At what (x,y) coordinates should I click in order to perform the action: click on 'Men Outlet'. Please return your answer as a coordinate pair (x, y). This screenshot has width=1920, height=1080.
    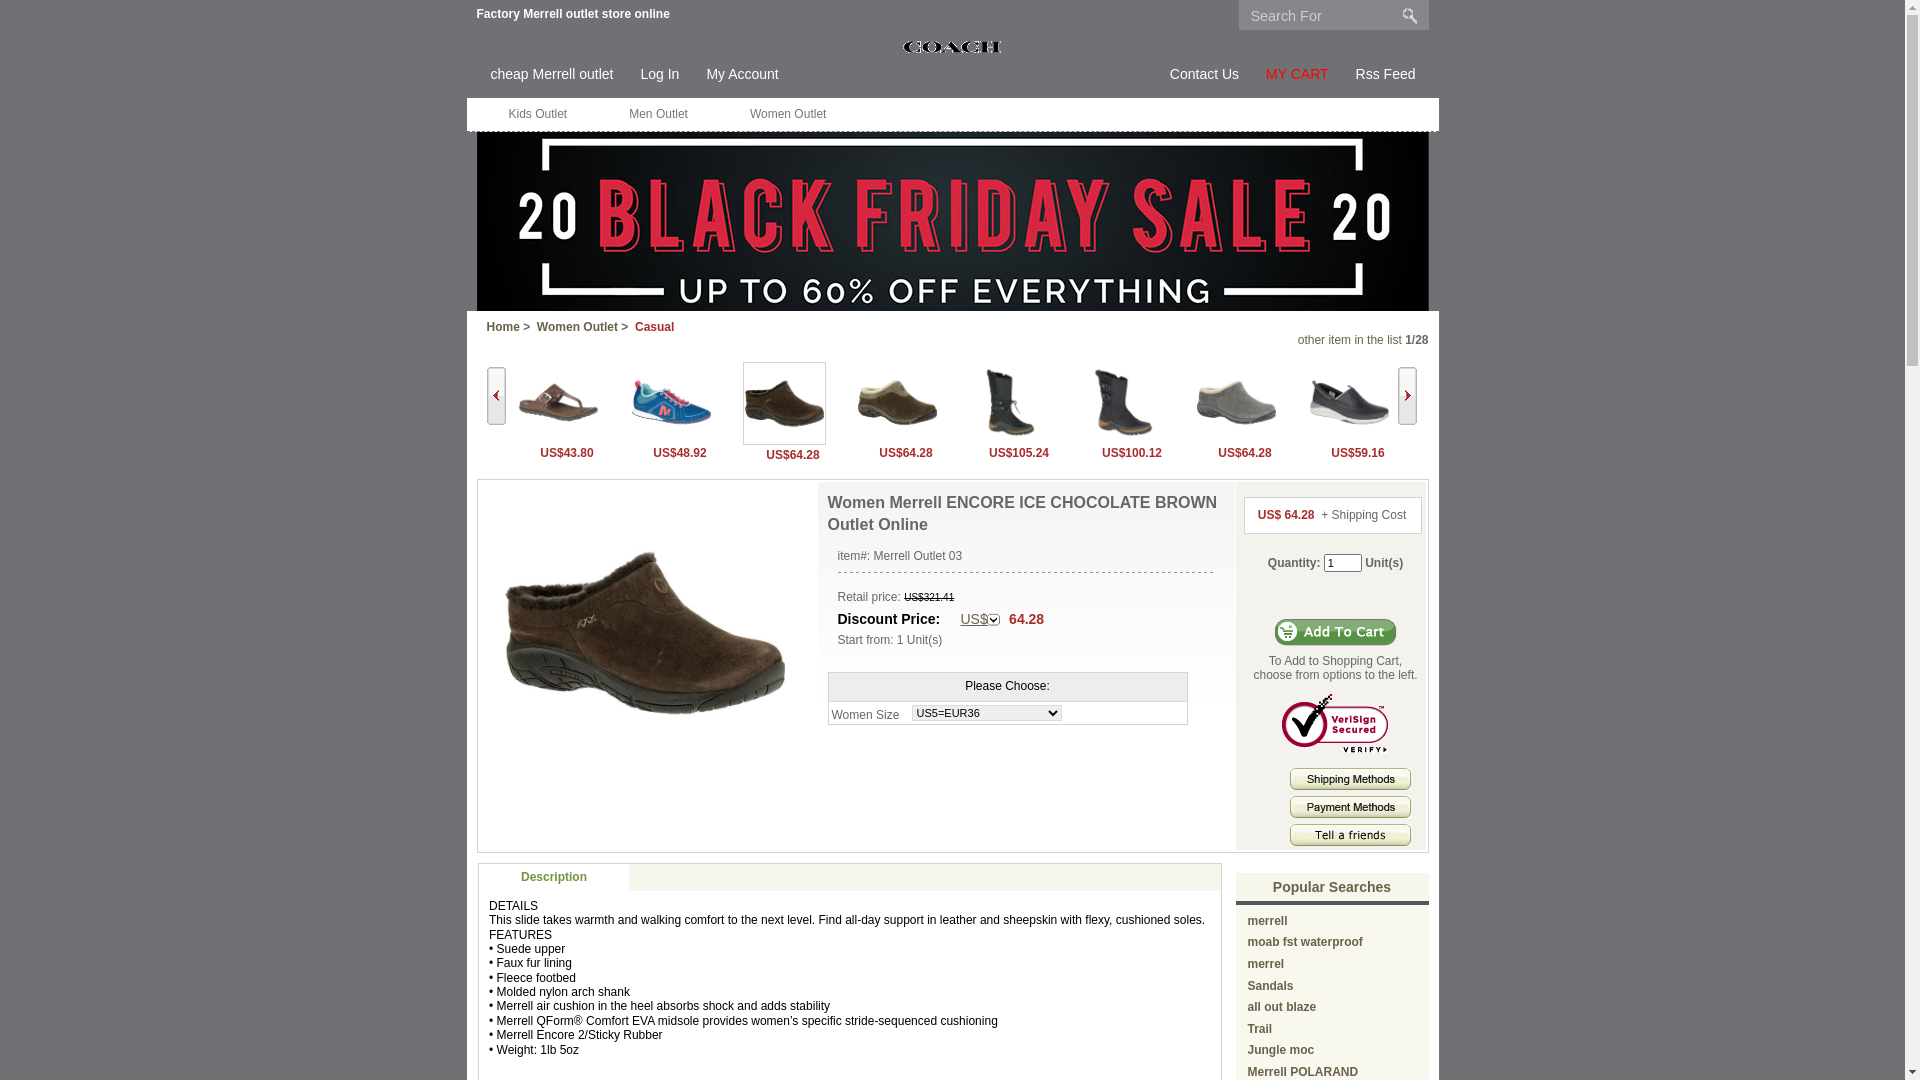
    Looking at the image, I should click on (598, 114).